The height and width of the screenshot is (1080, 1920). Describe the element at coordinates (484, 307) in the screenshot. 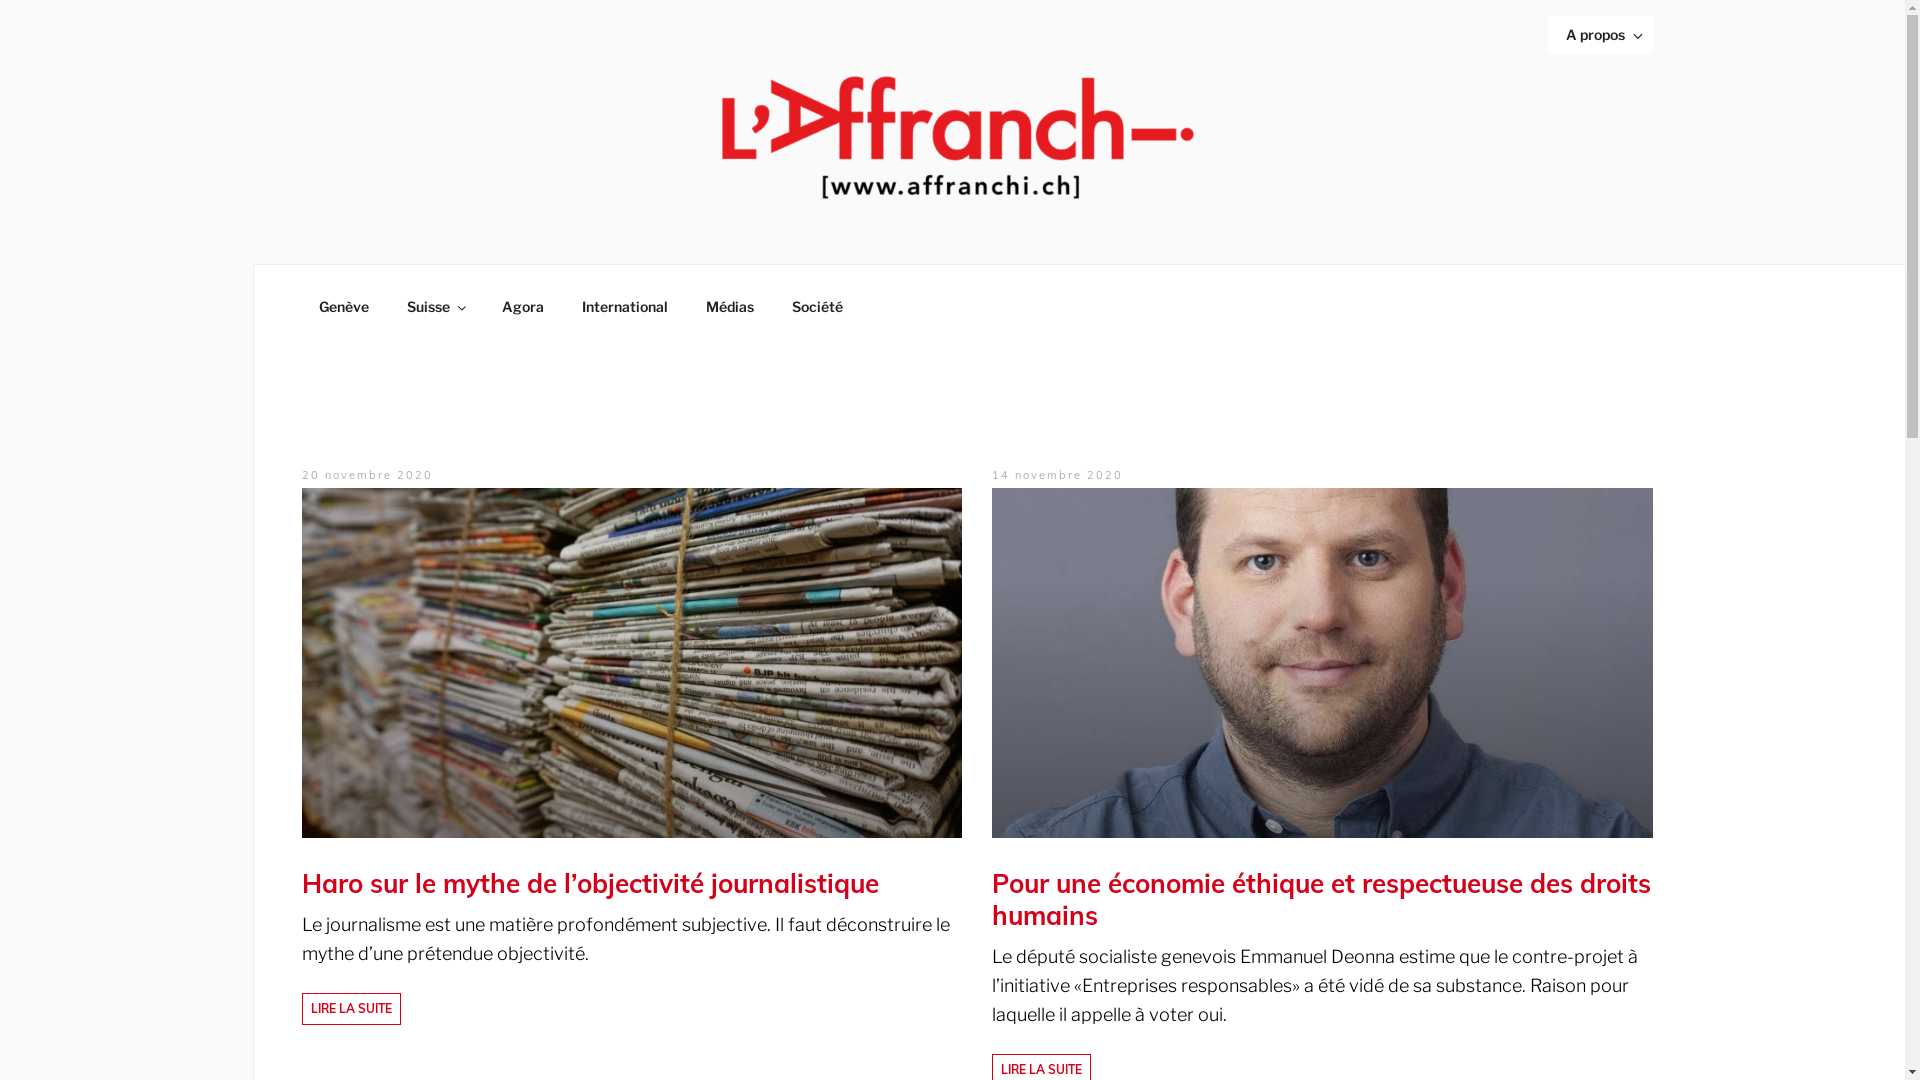

I see `'Agora'` at that location.